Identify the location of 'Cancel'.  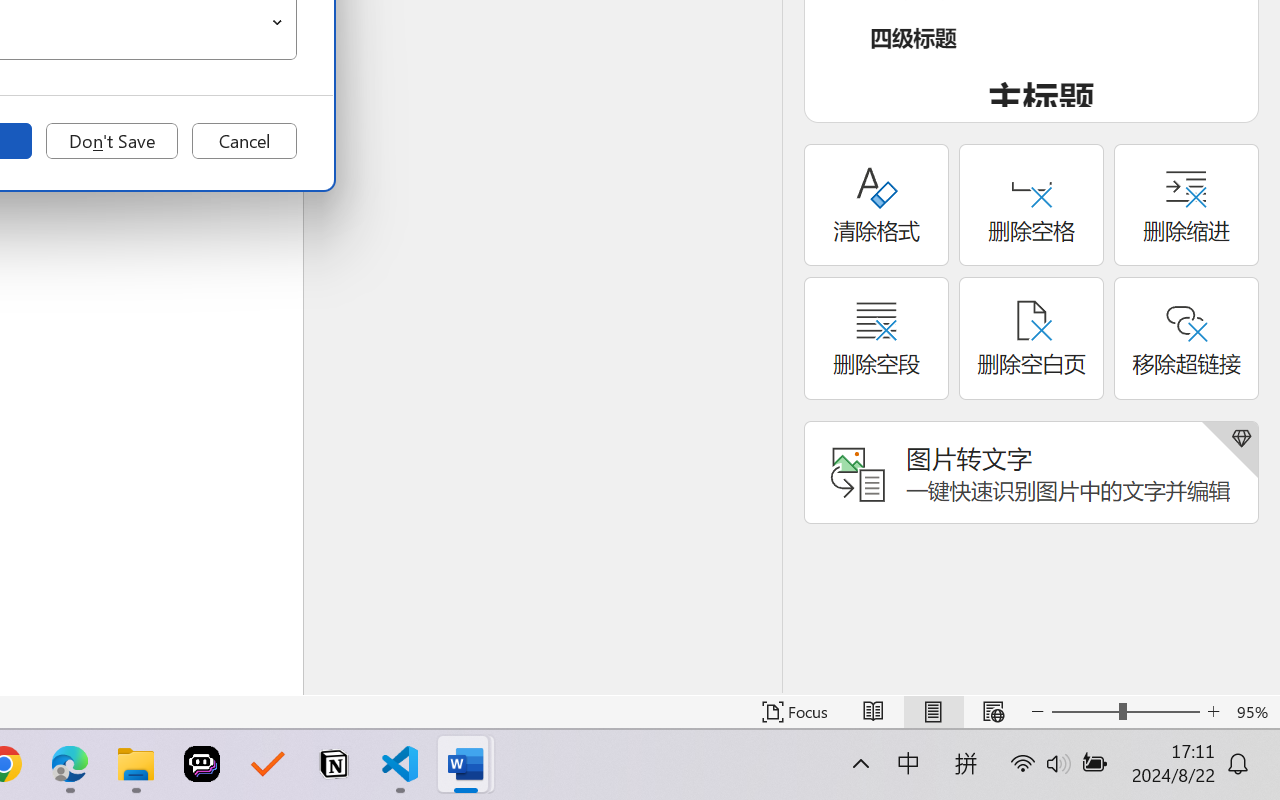
(243, 141).